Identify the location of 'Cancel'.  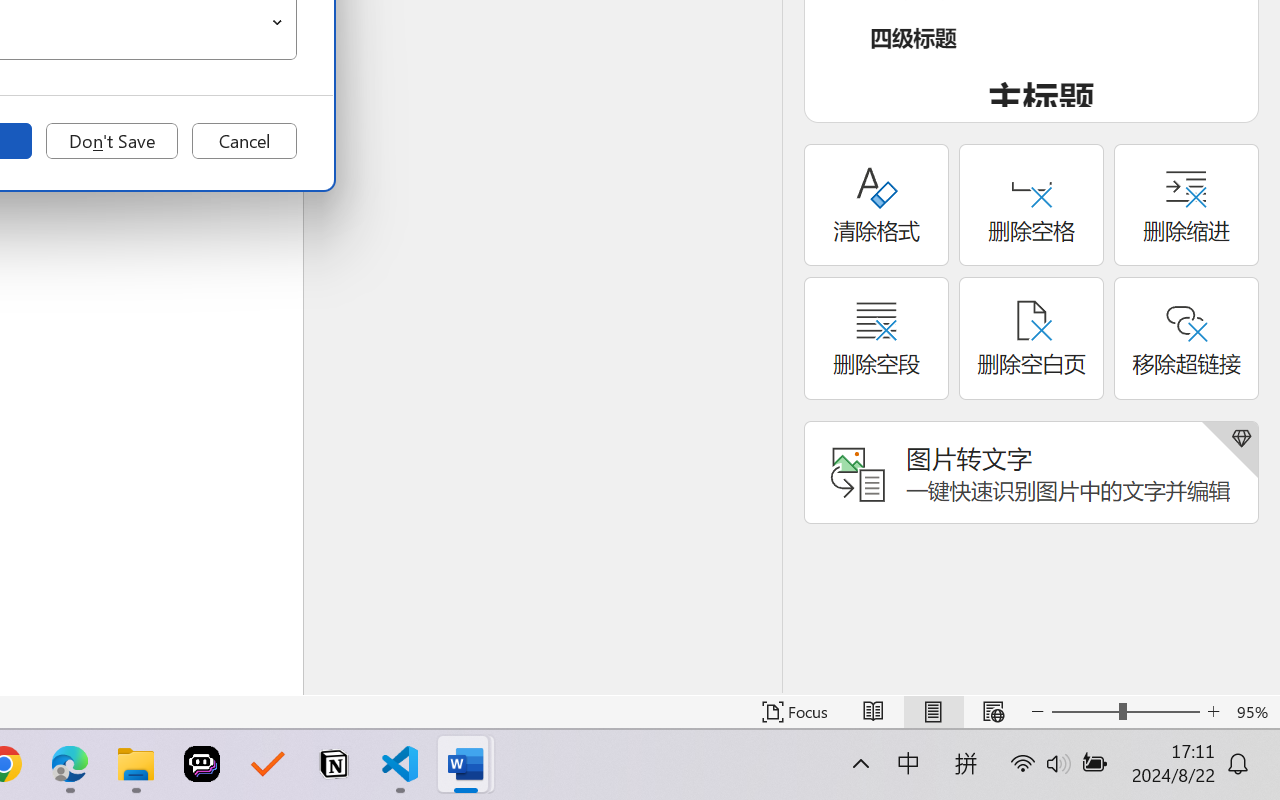
(243, 141).